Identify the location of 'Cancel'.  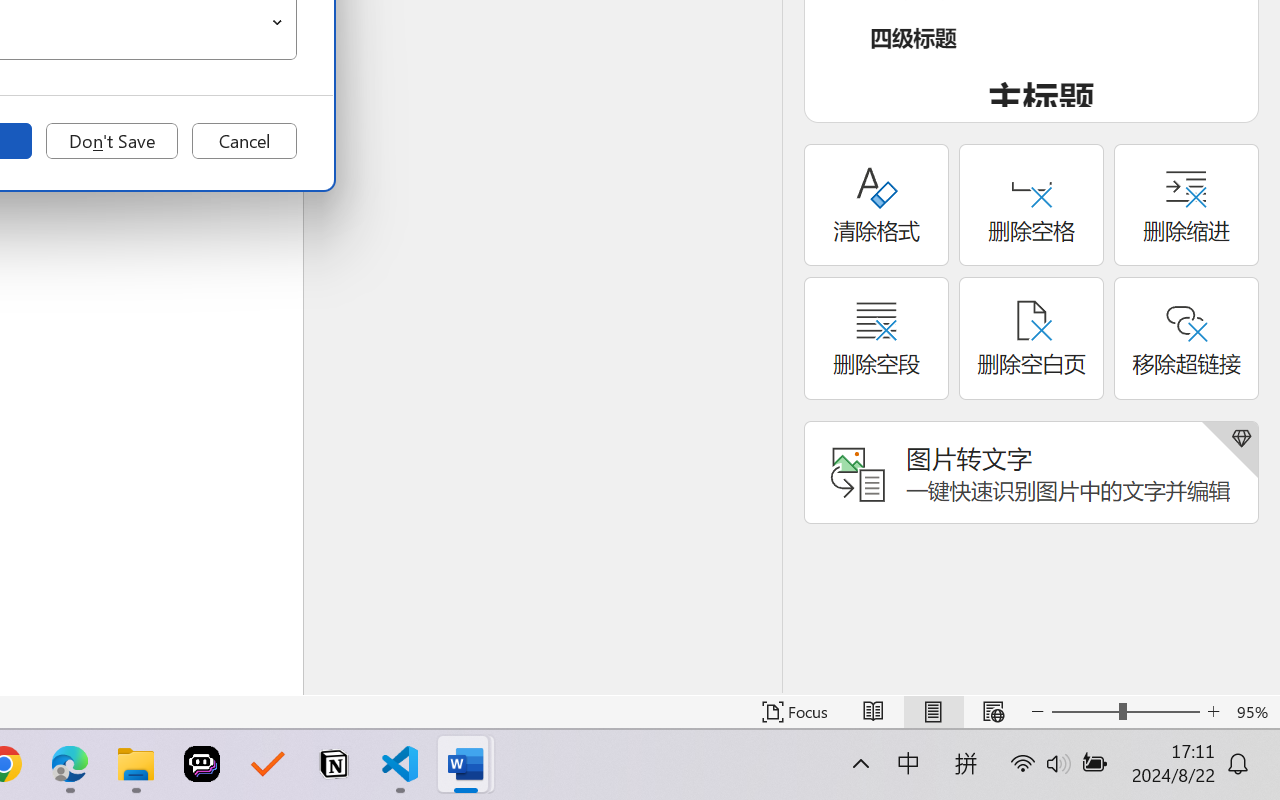
(243, 141).